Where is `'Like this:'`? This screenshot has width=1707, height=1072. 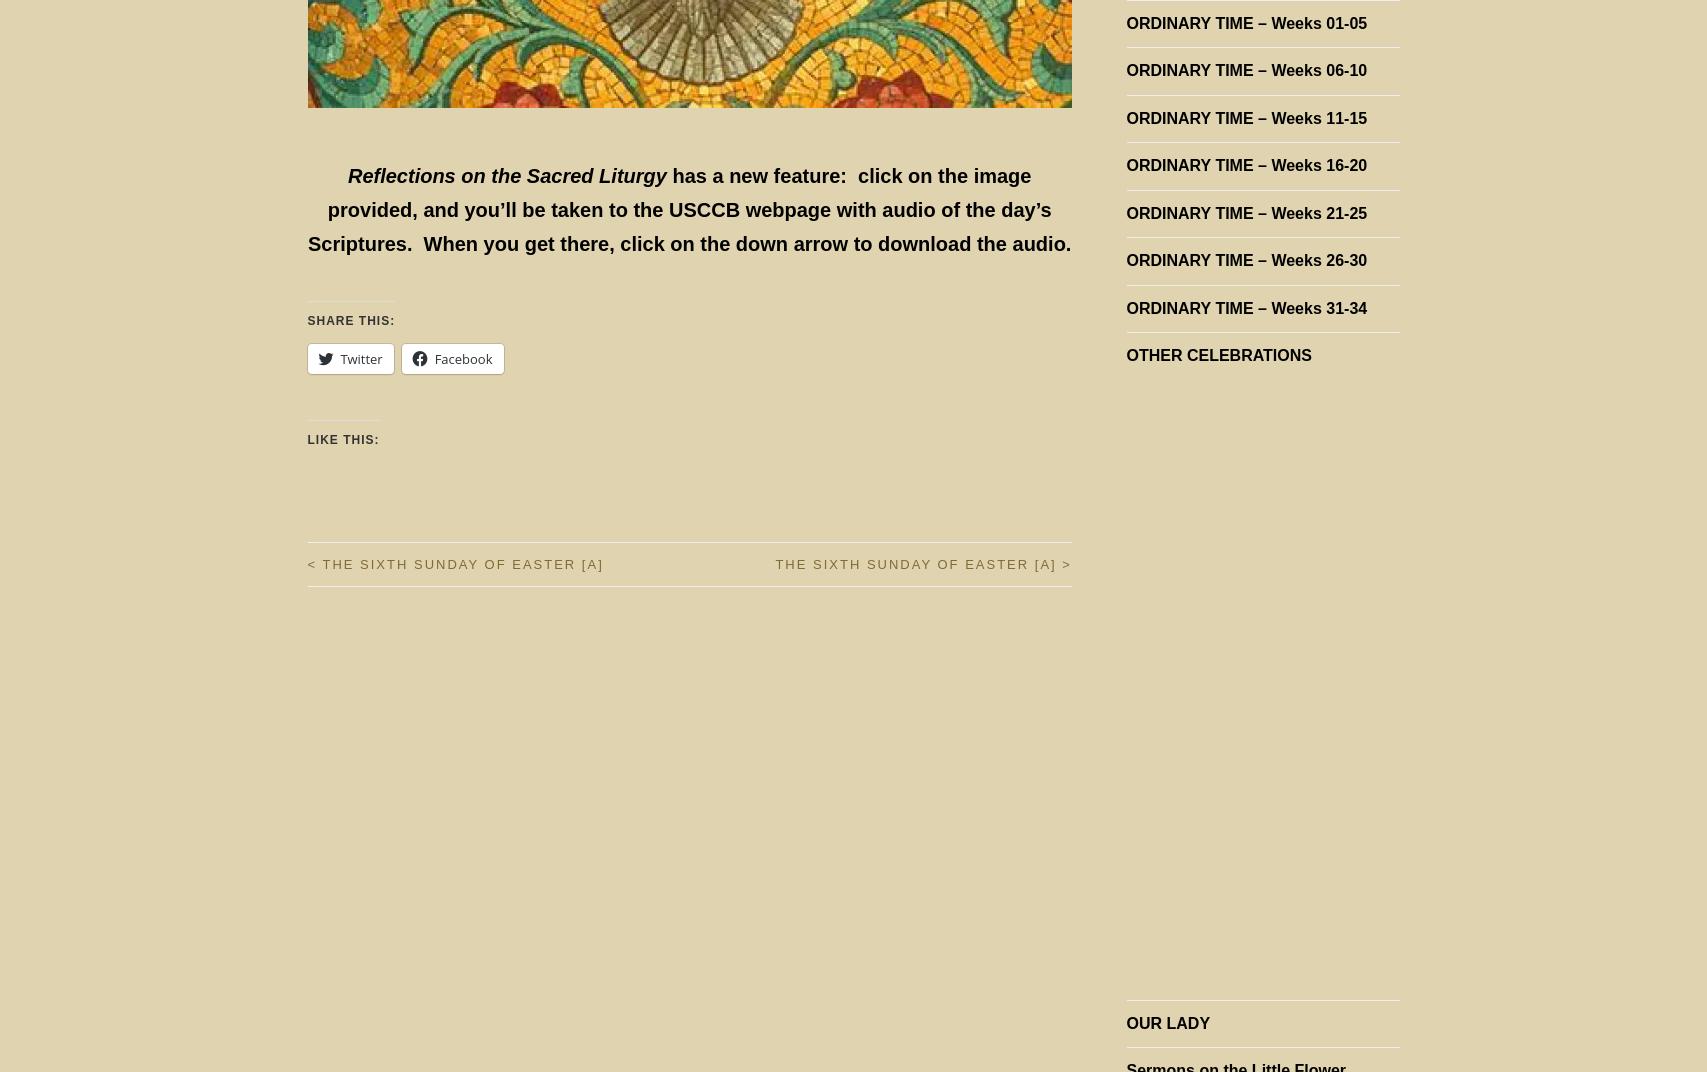
'Like this:' is located at coordinates (342, 438).